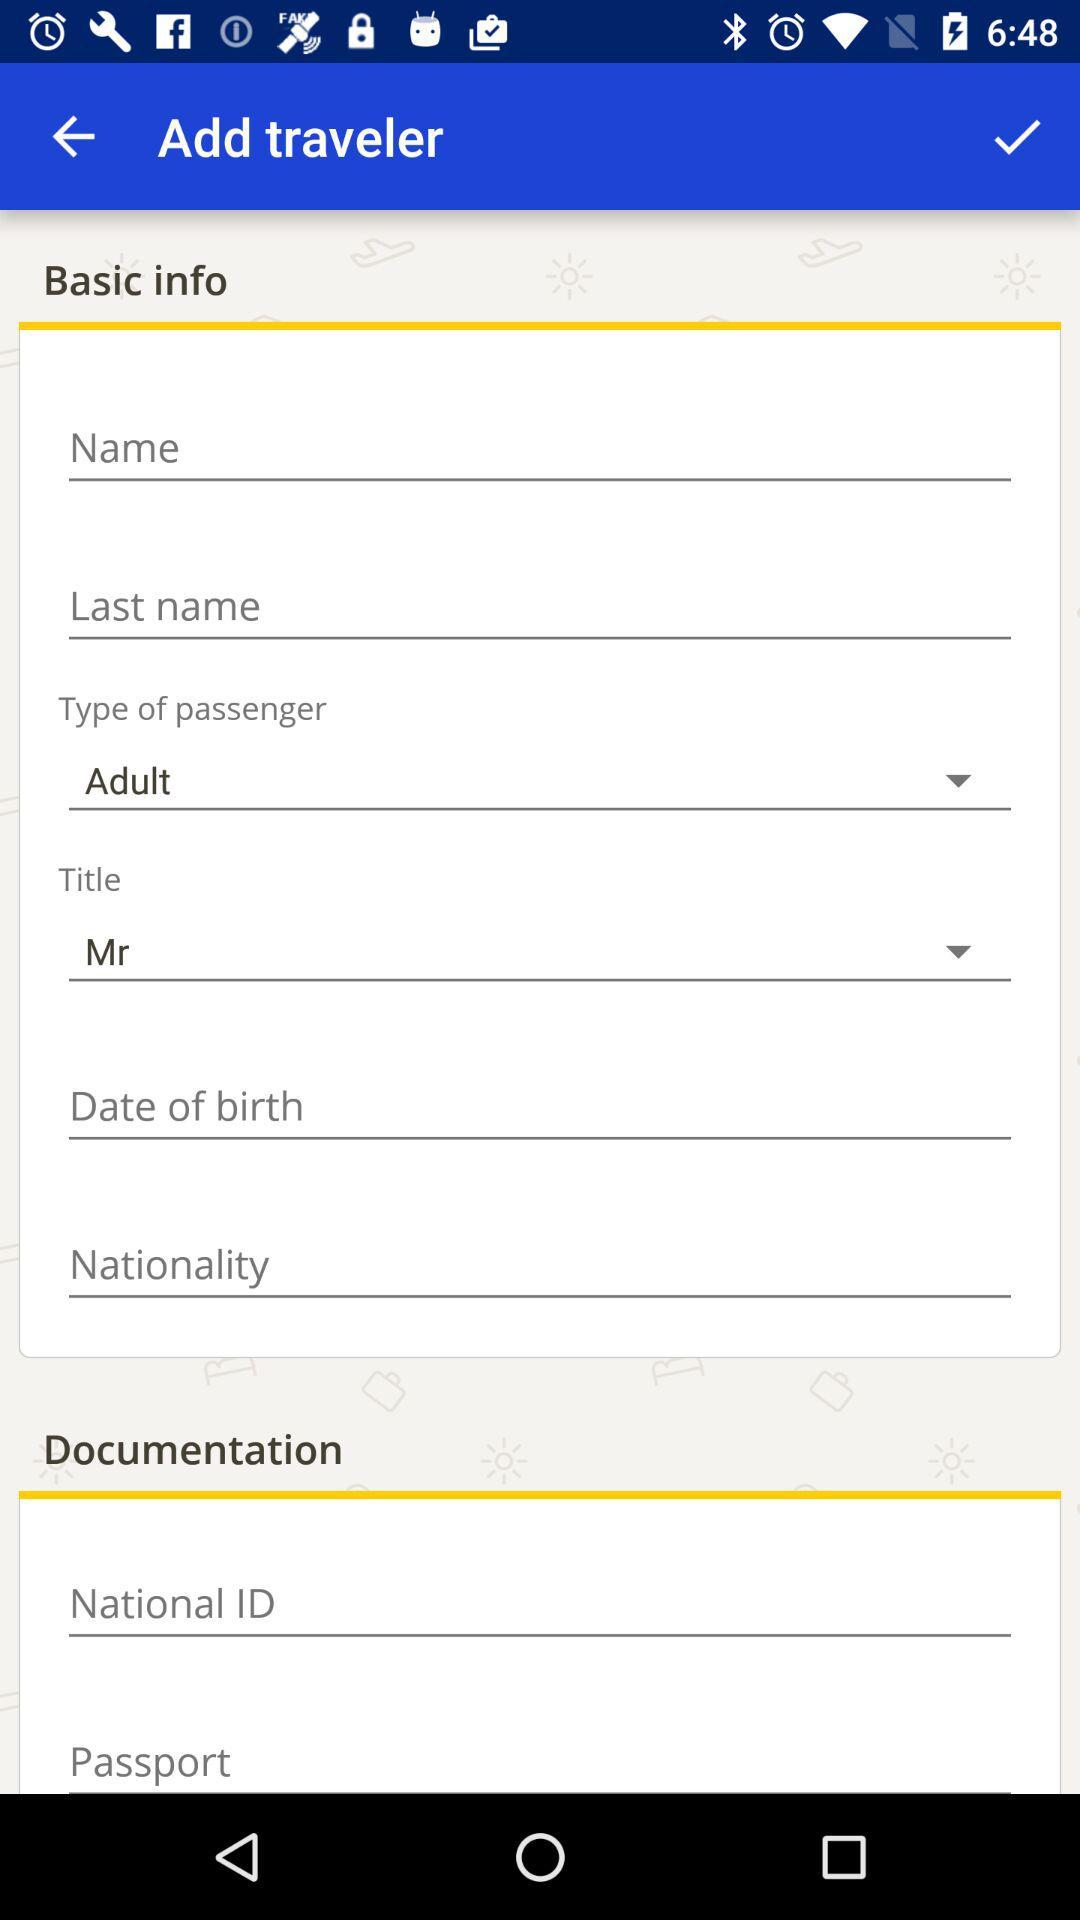 The image size is (1080, 1920). What do you see at coordinates (1017, 135) in the screenshot?
I see `the icon at the top right corner` at bounding box center [1017, 135].